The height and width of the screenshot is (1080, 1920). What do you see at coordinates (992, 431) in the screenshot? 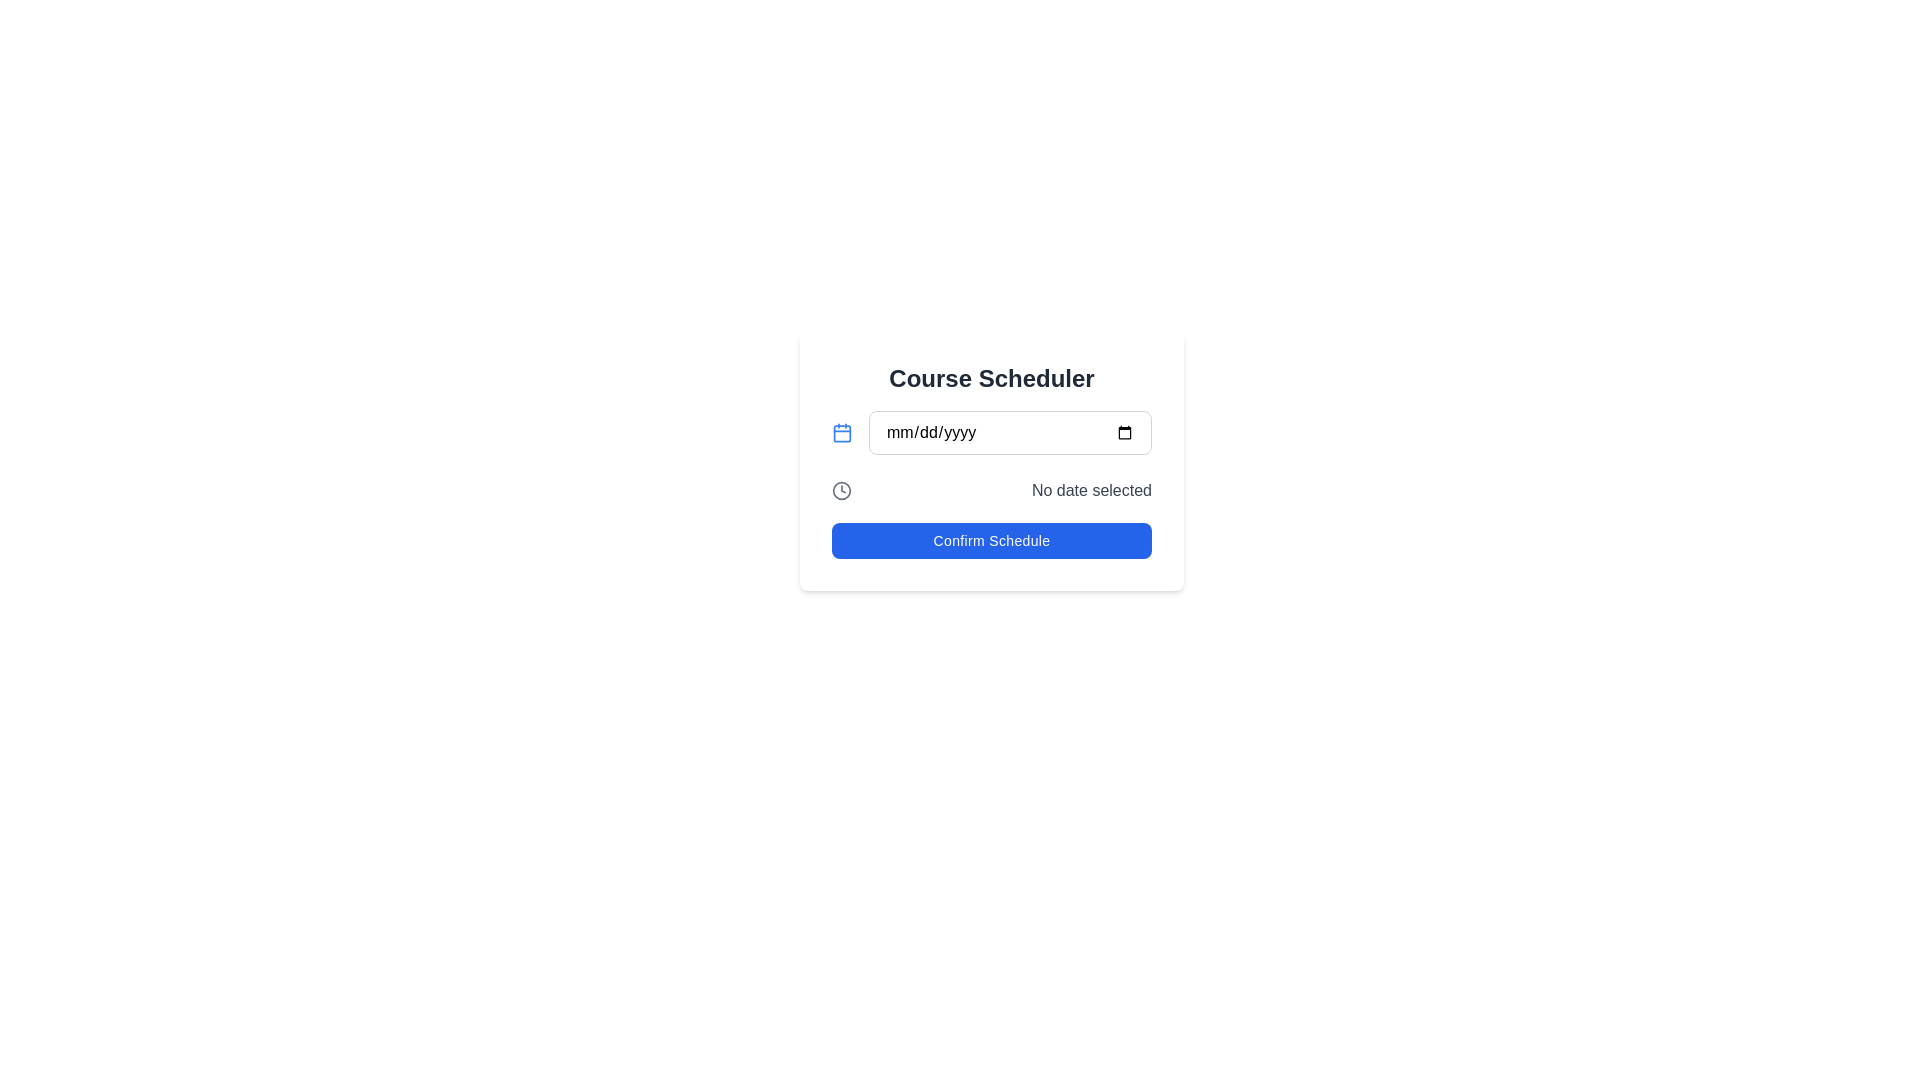
I see `inside the Date Input Field, which is the second row under the title 'Course Scheduler' within a white card layout, to type a date` at bounding box center [992, 431].